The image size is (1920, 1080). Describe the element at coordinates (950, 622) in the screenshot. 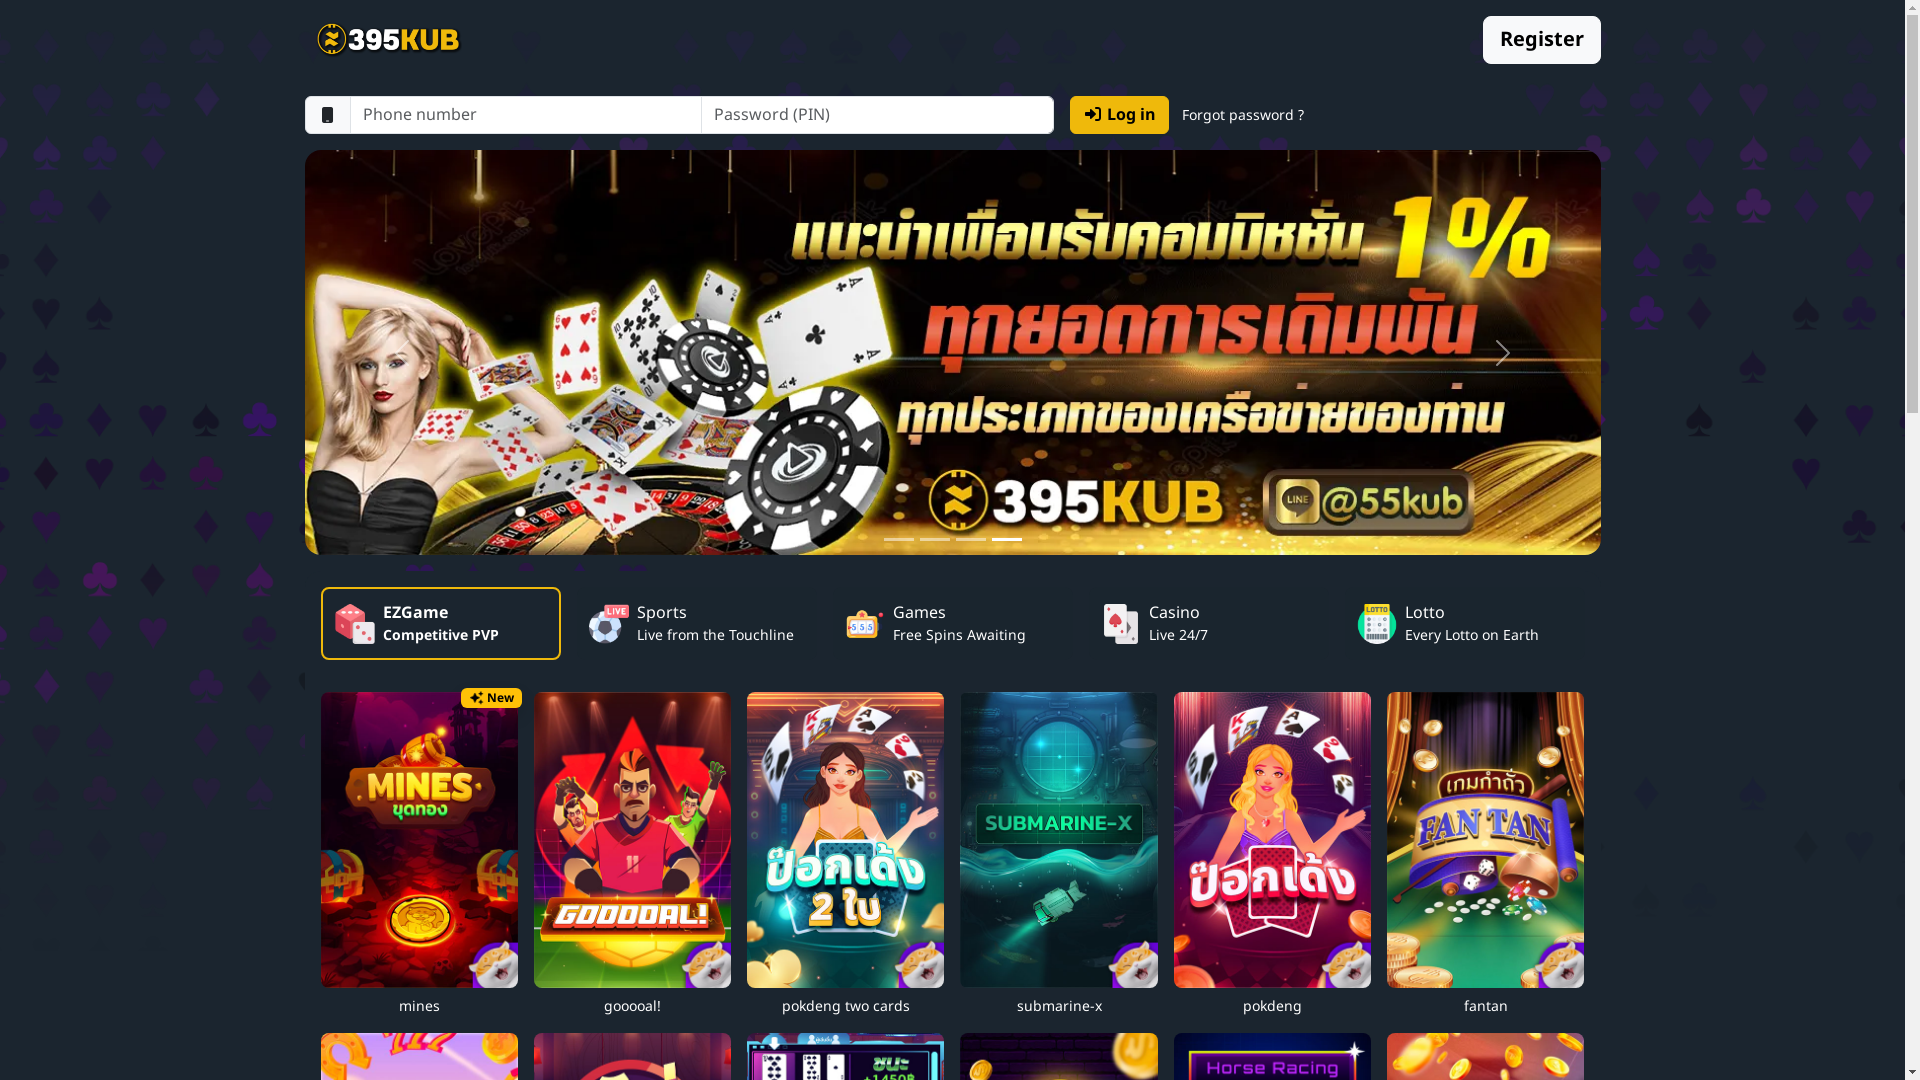

I see `'Games` at that location.